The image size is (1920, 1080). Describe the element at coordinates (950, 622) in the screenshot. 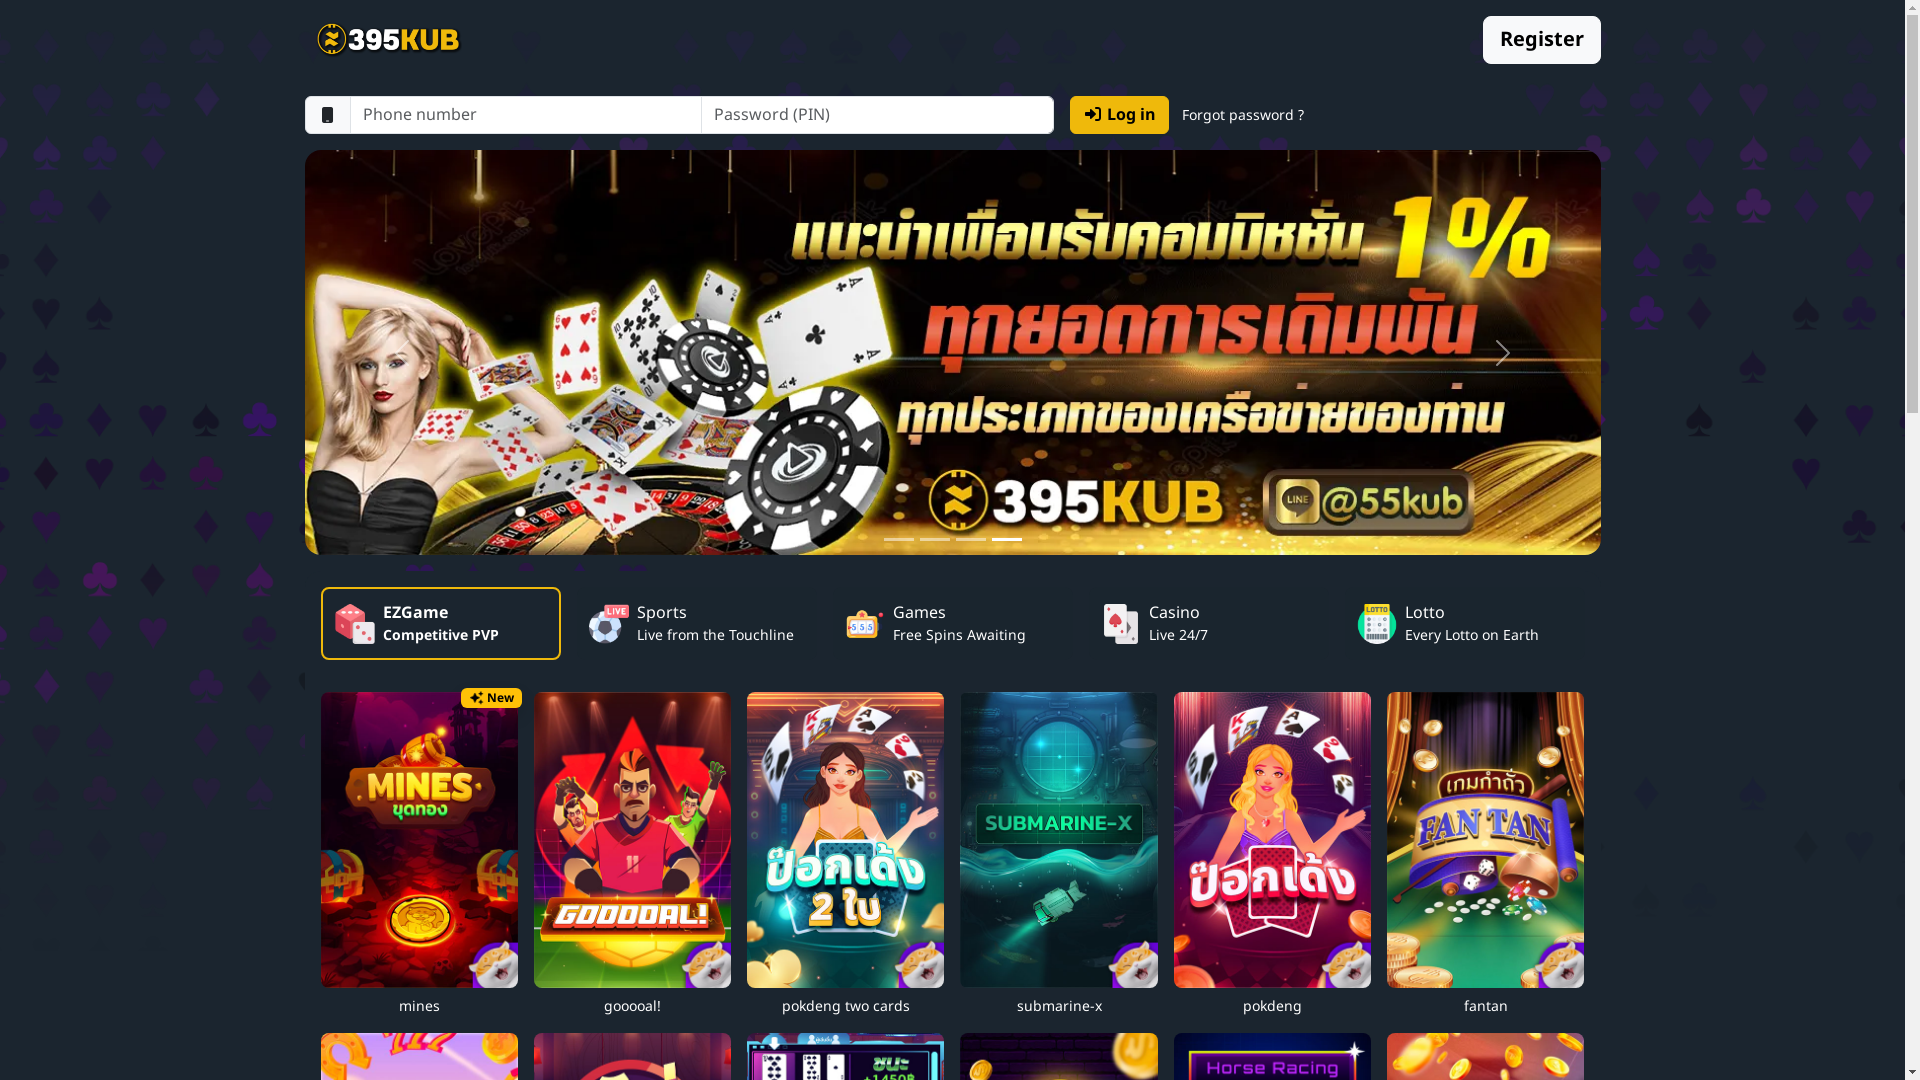

I see `'Games` at that location.